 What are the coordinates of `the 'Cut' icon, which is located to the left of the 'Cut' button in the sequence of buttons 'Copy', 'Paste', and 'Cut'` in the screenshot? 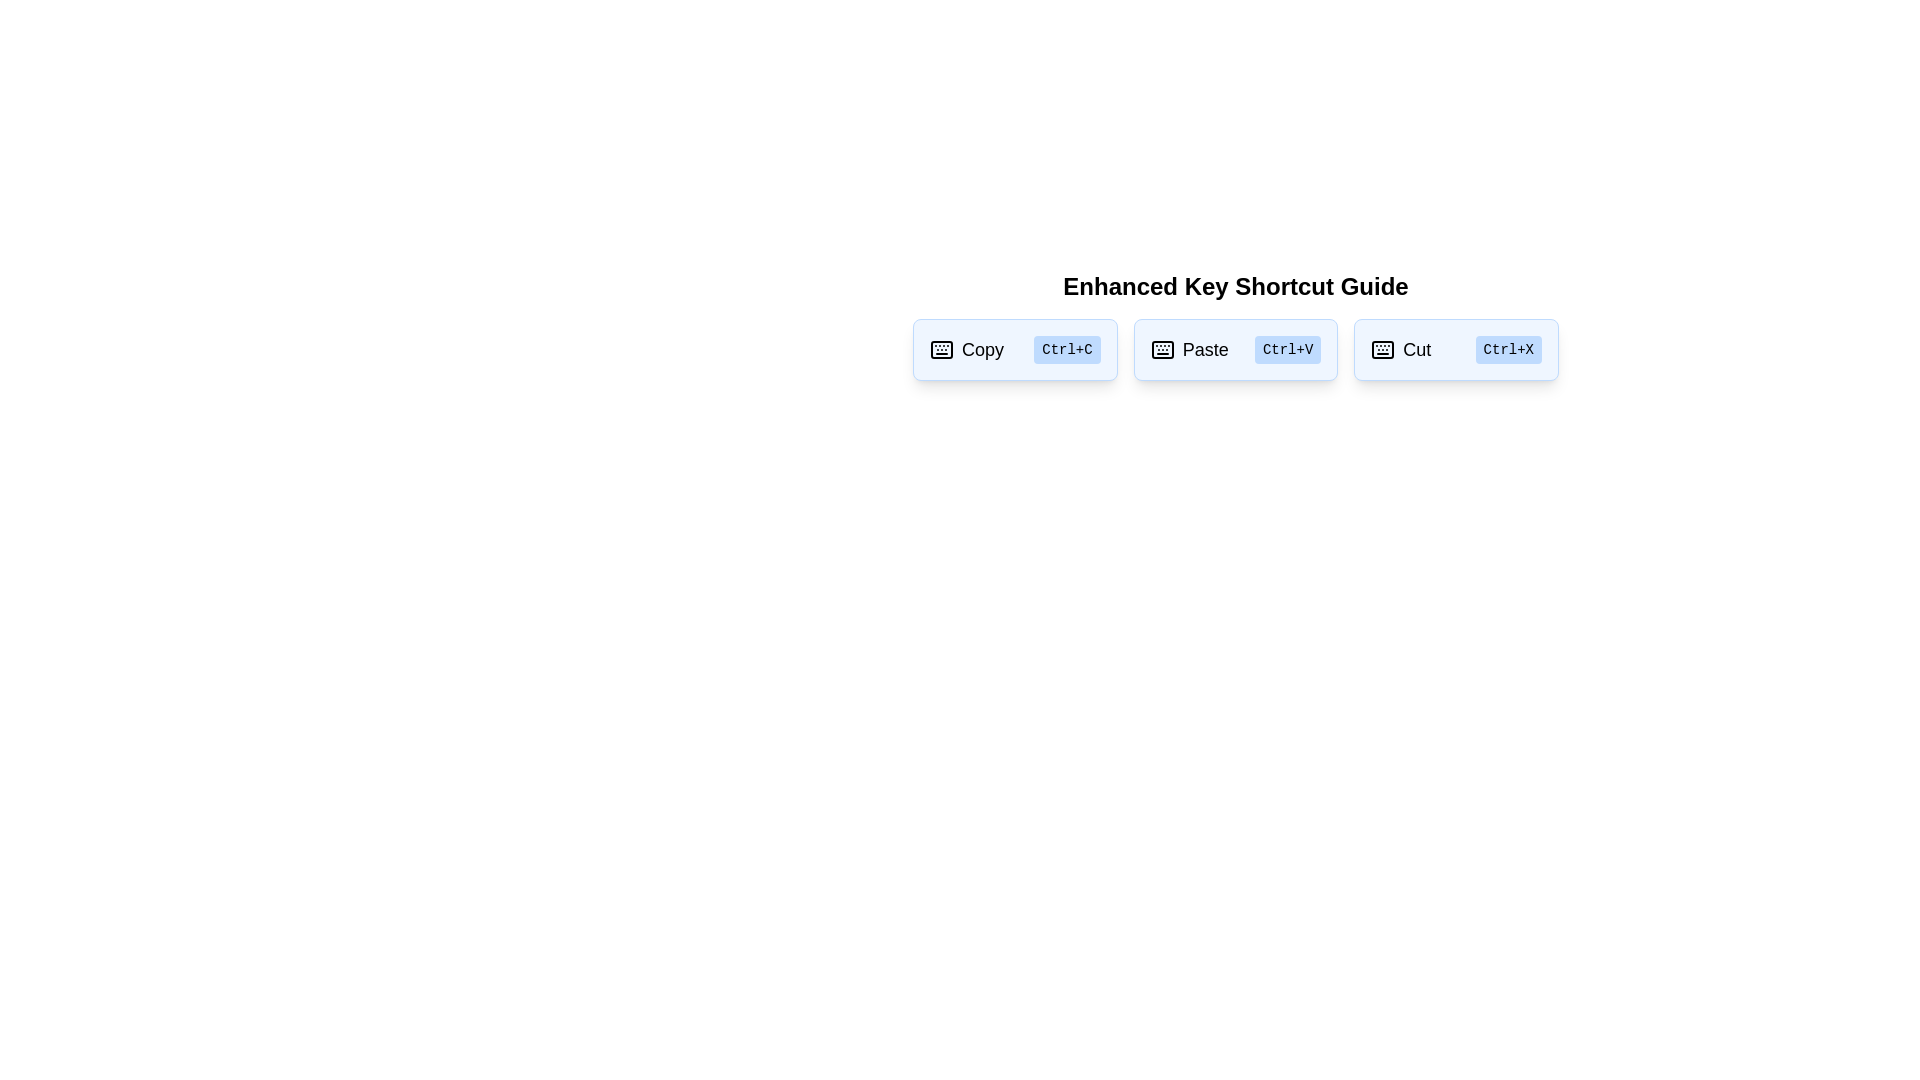 It's located at (1382, 349).